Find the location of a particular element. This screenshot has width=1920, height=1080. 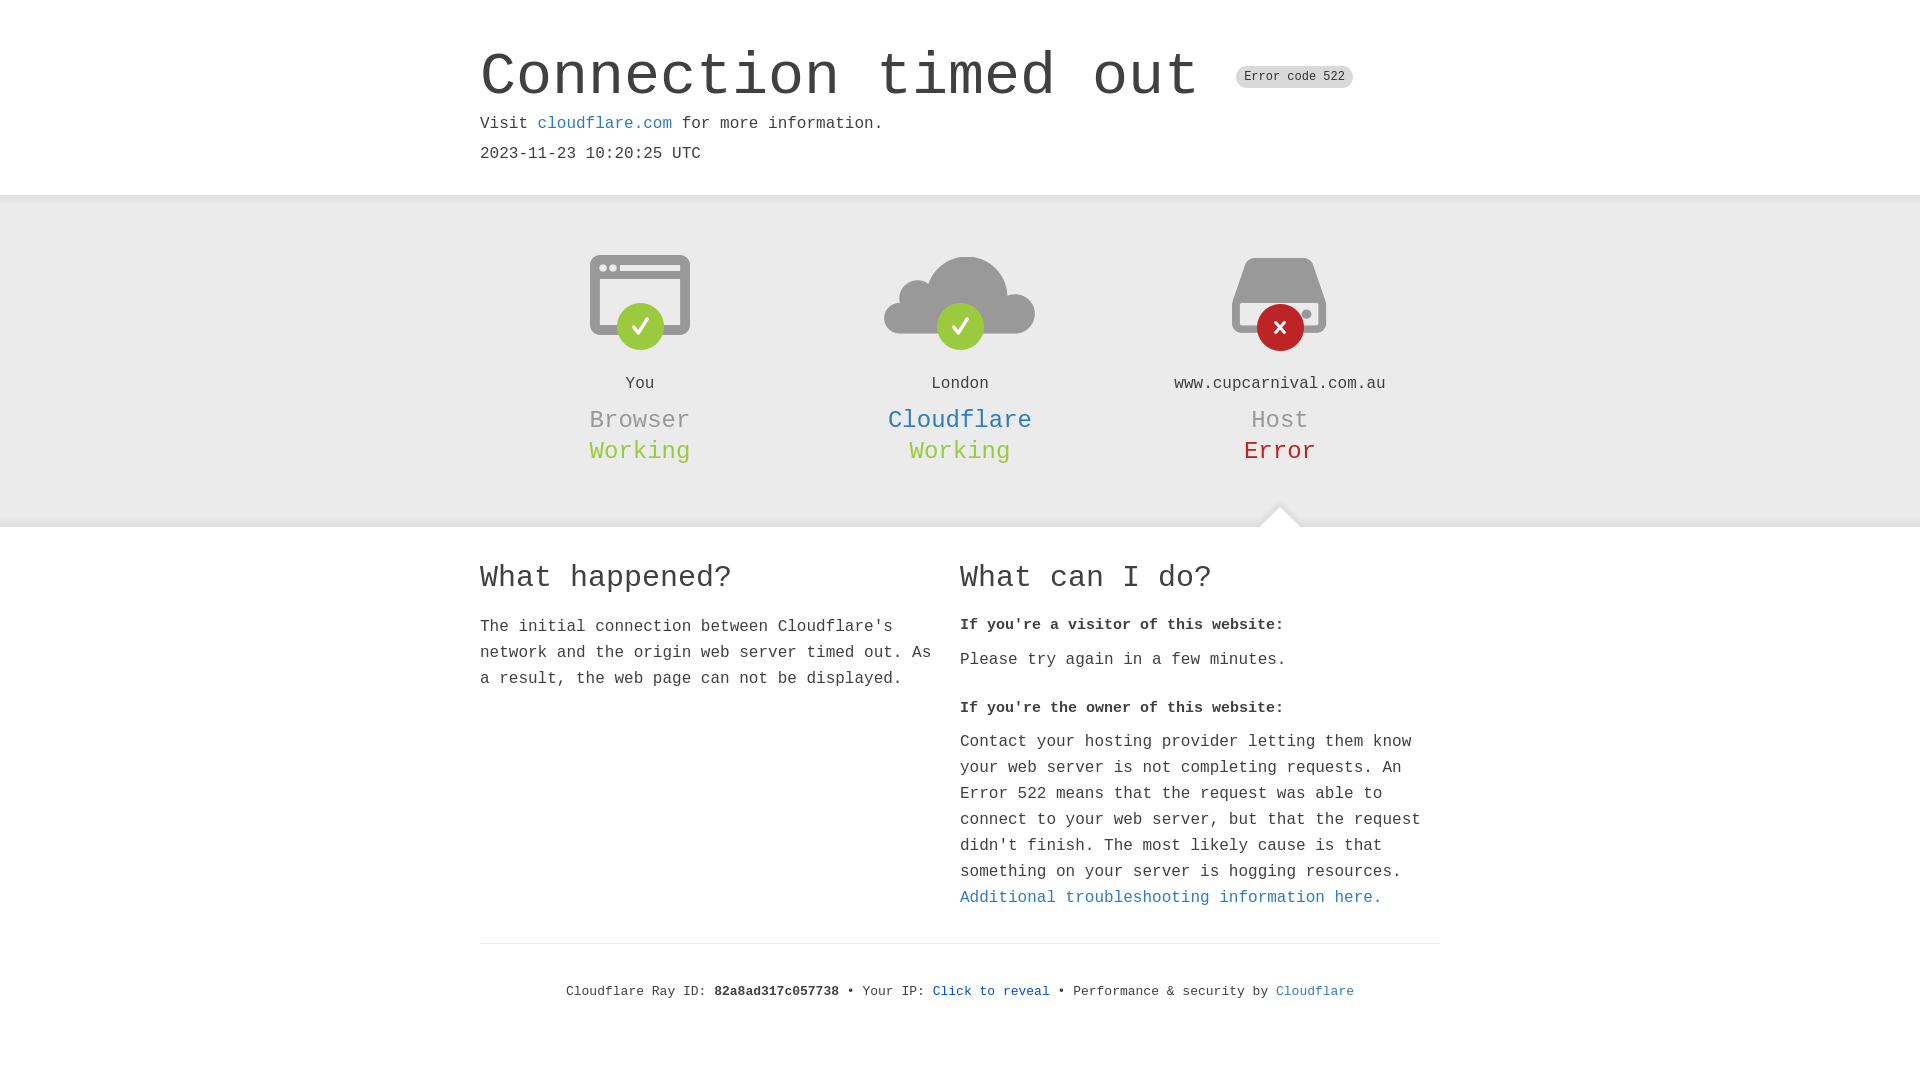

'Additional troubleshooting information here.' is located at coordinates (1171, 897).